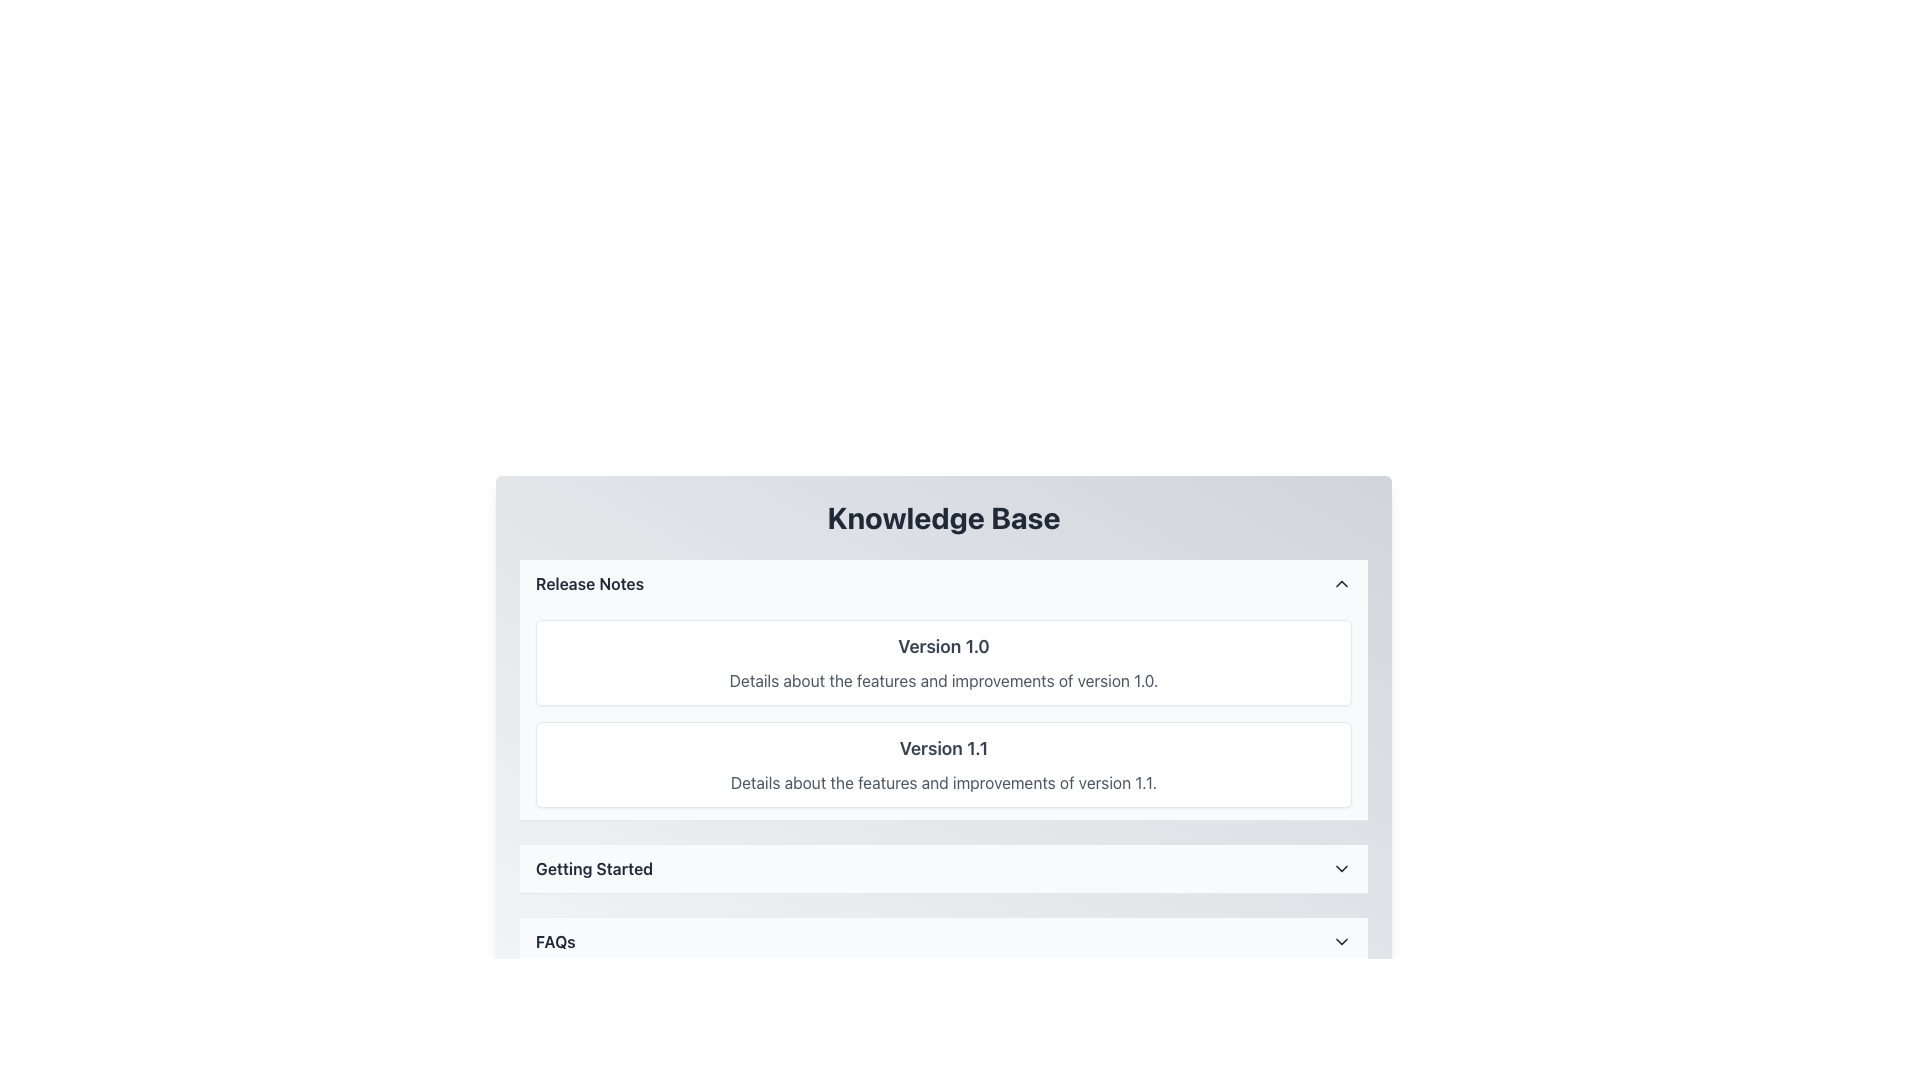 This screenshot has width=1920, height=1080. Describe the element at coordinates (943, 748) in the screenshot. I see `the Text Label 'Version 1.1', which serves as a heading for the section titled 'Release Notes' in the Knowledge Base interface` at that location.